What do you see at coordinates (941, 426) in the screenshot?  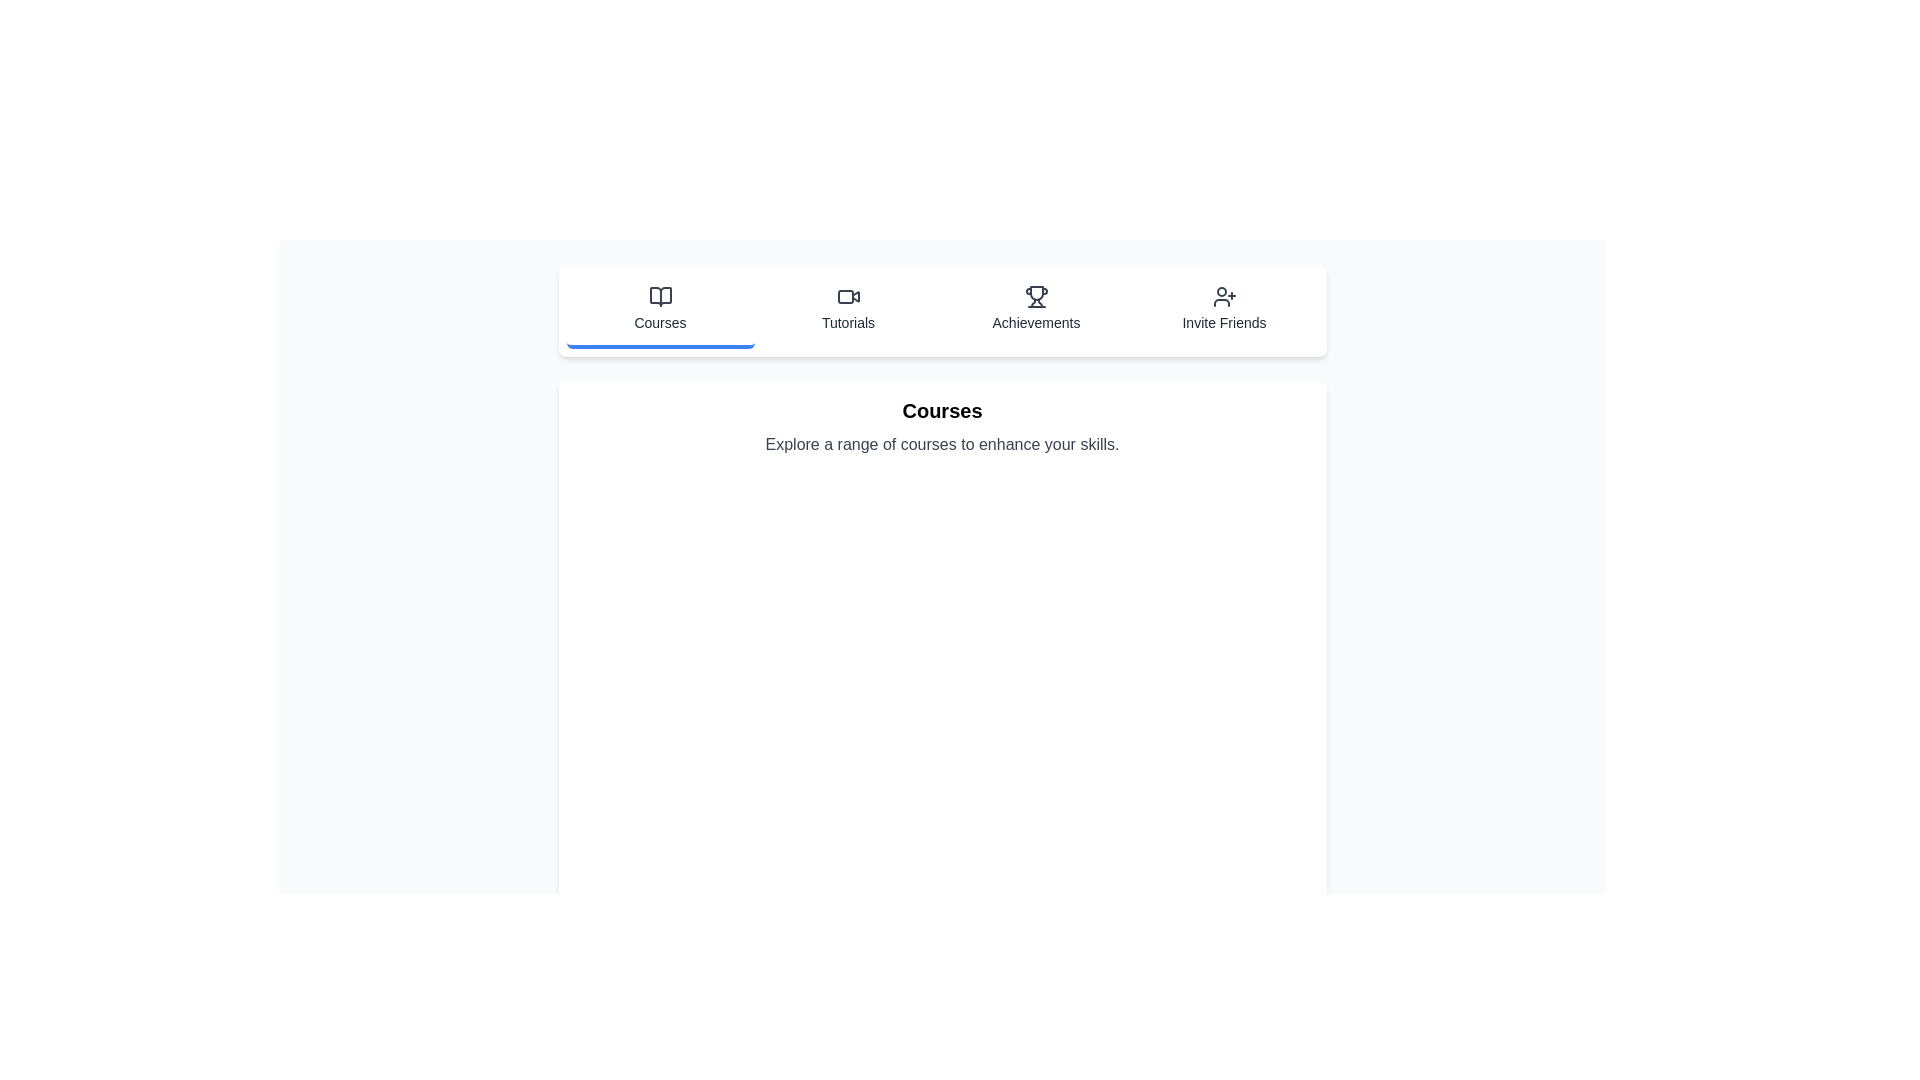 I see `text from the 'Courses' section, which includes the title 'Courses' and the subtitle 'Explore a range of courses to enhance your skills.'` at bounding box center [941, 426].